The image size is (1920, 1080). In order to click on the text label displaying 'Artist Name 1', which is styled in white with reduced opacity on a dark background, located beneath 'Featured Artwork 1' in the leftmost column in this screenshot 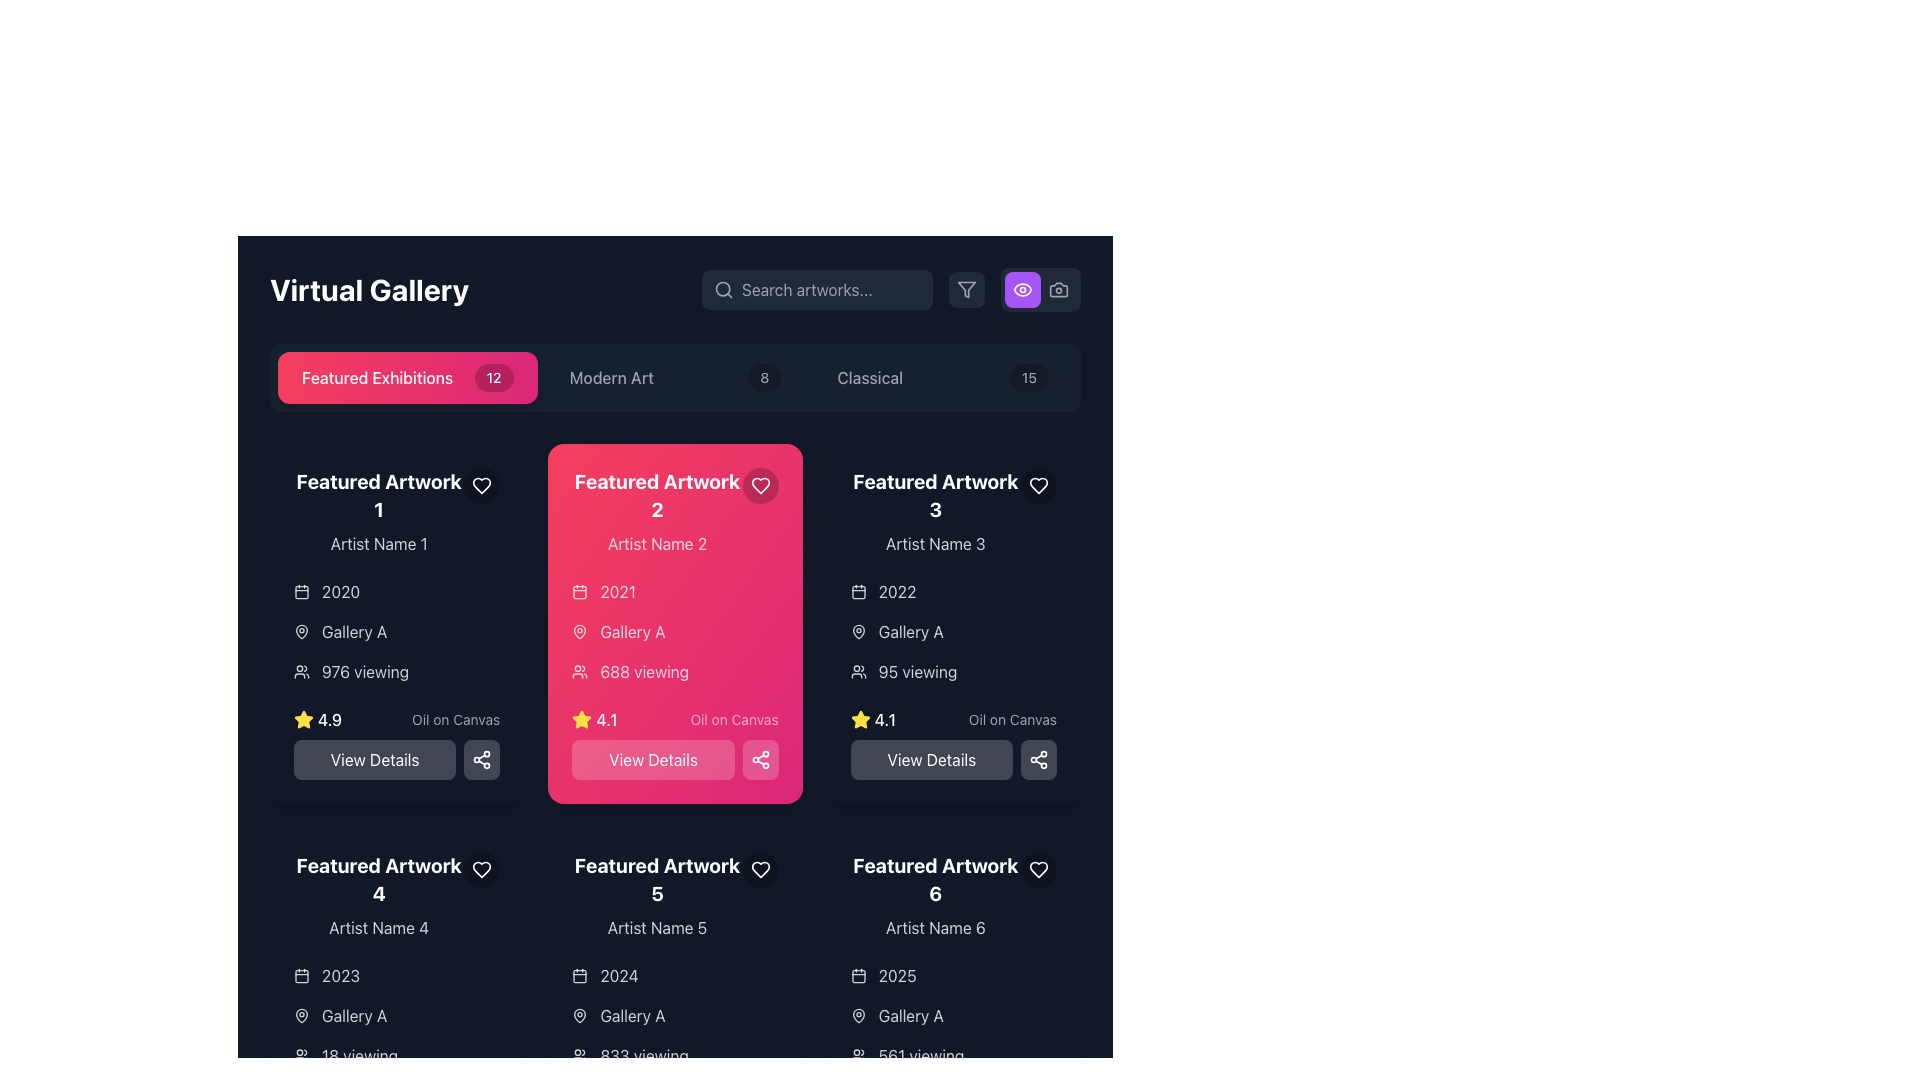, I will do `click(379, 543)`.